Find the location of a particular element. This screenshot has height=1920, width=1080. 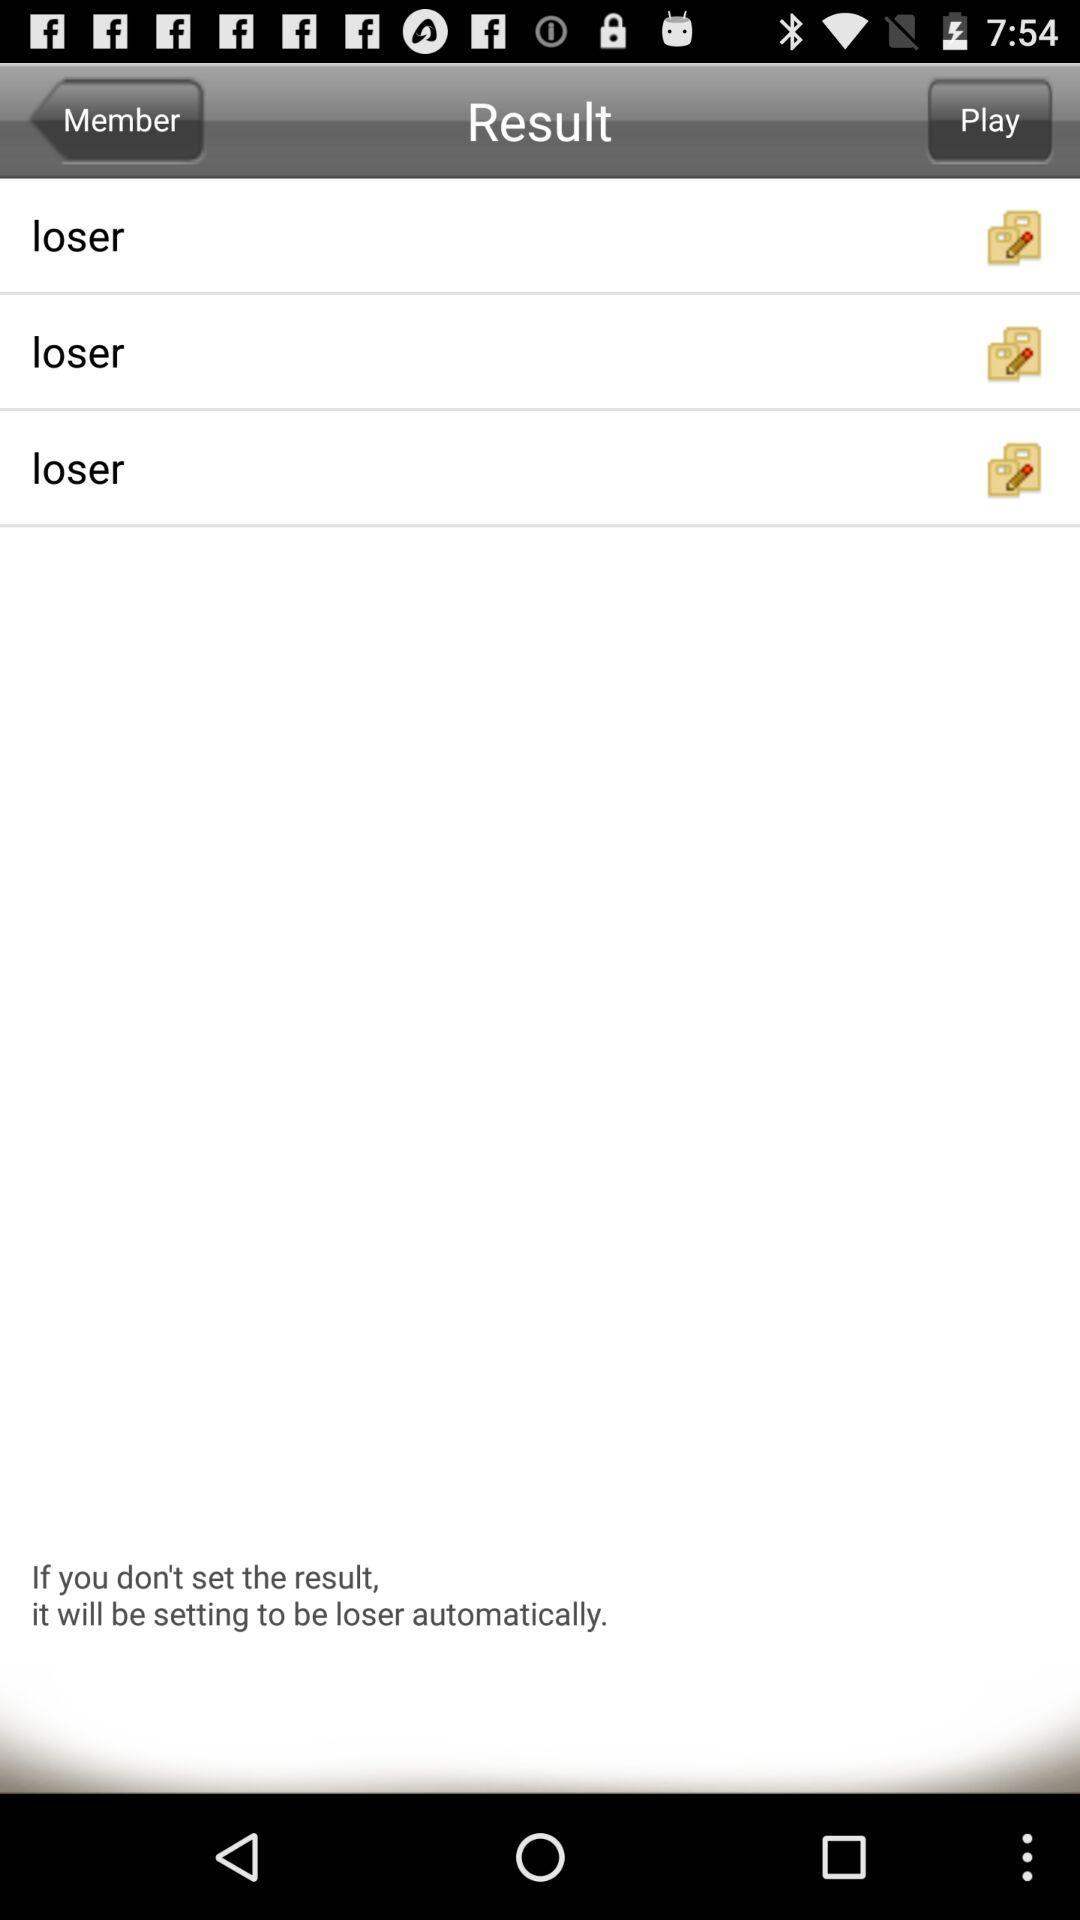

the item above the loser app is located at coordinates (116, 119).